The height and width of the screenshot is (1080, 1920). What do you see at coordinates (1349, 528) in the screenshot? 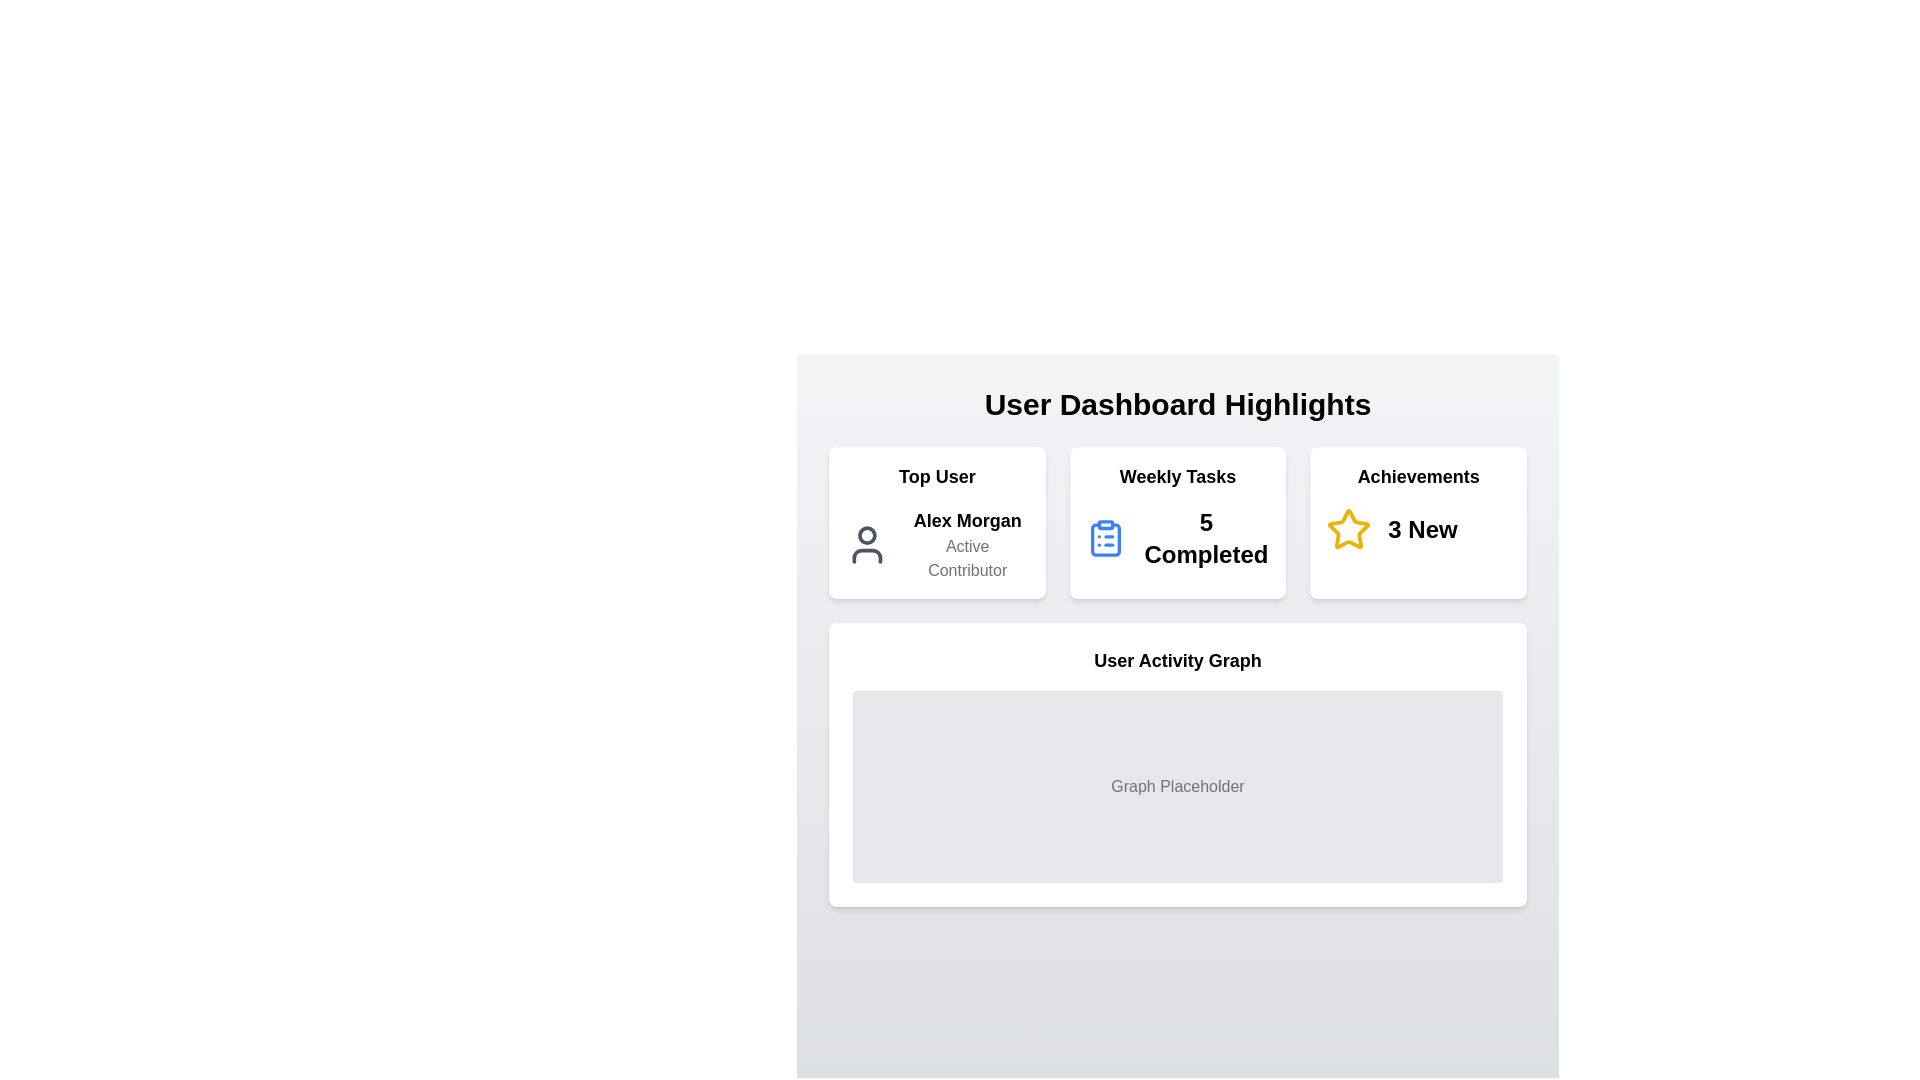
I see `the star icon with a yellow outline located at the top-right corner of the 'Achievements' section on the User Dashboard Highlights` at bounding box center [1349, 528].